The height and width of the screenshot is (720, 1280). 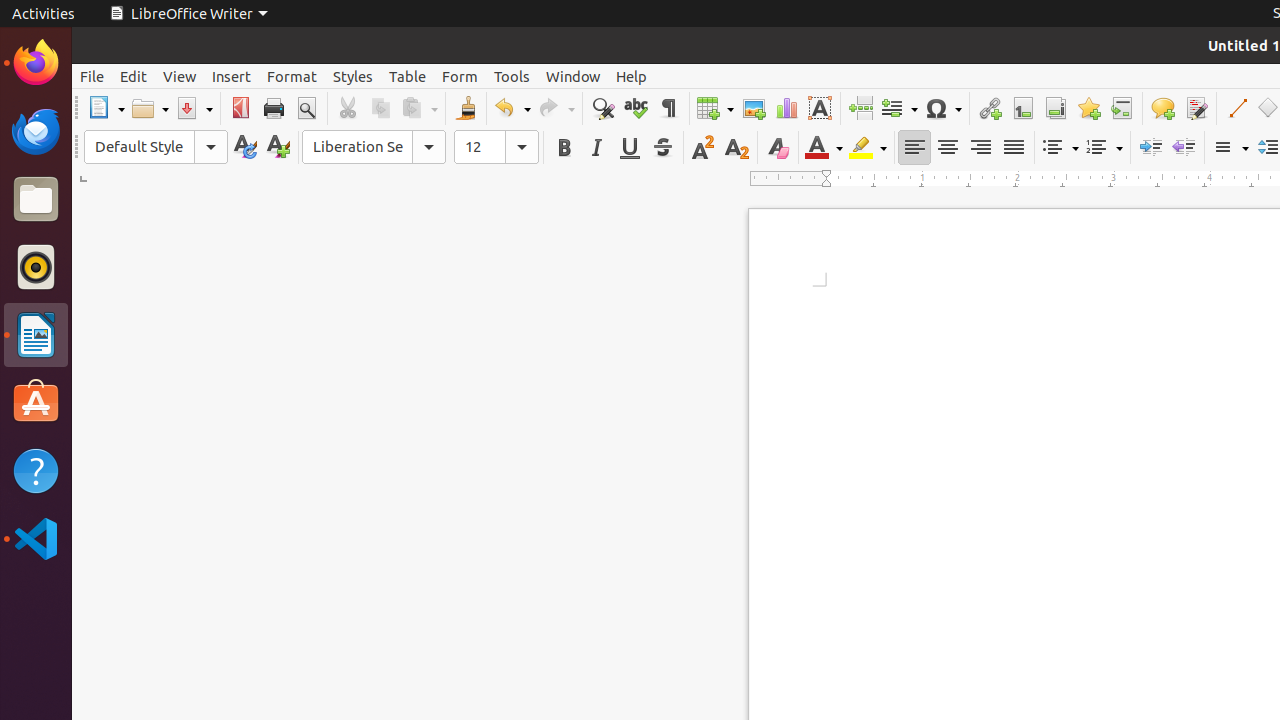 I want to click on 'Page Break', so click(x=860, y=108).